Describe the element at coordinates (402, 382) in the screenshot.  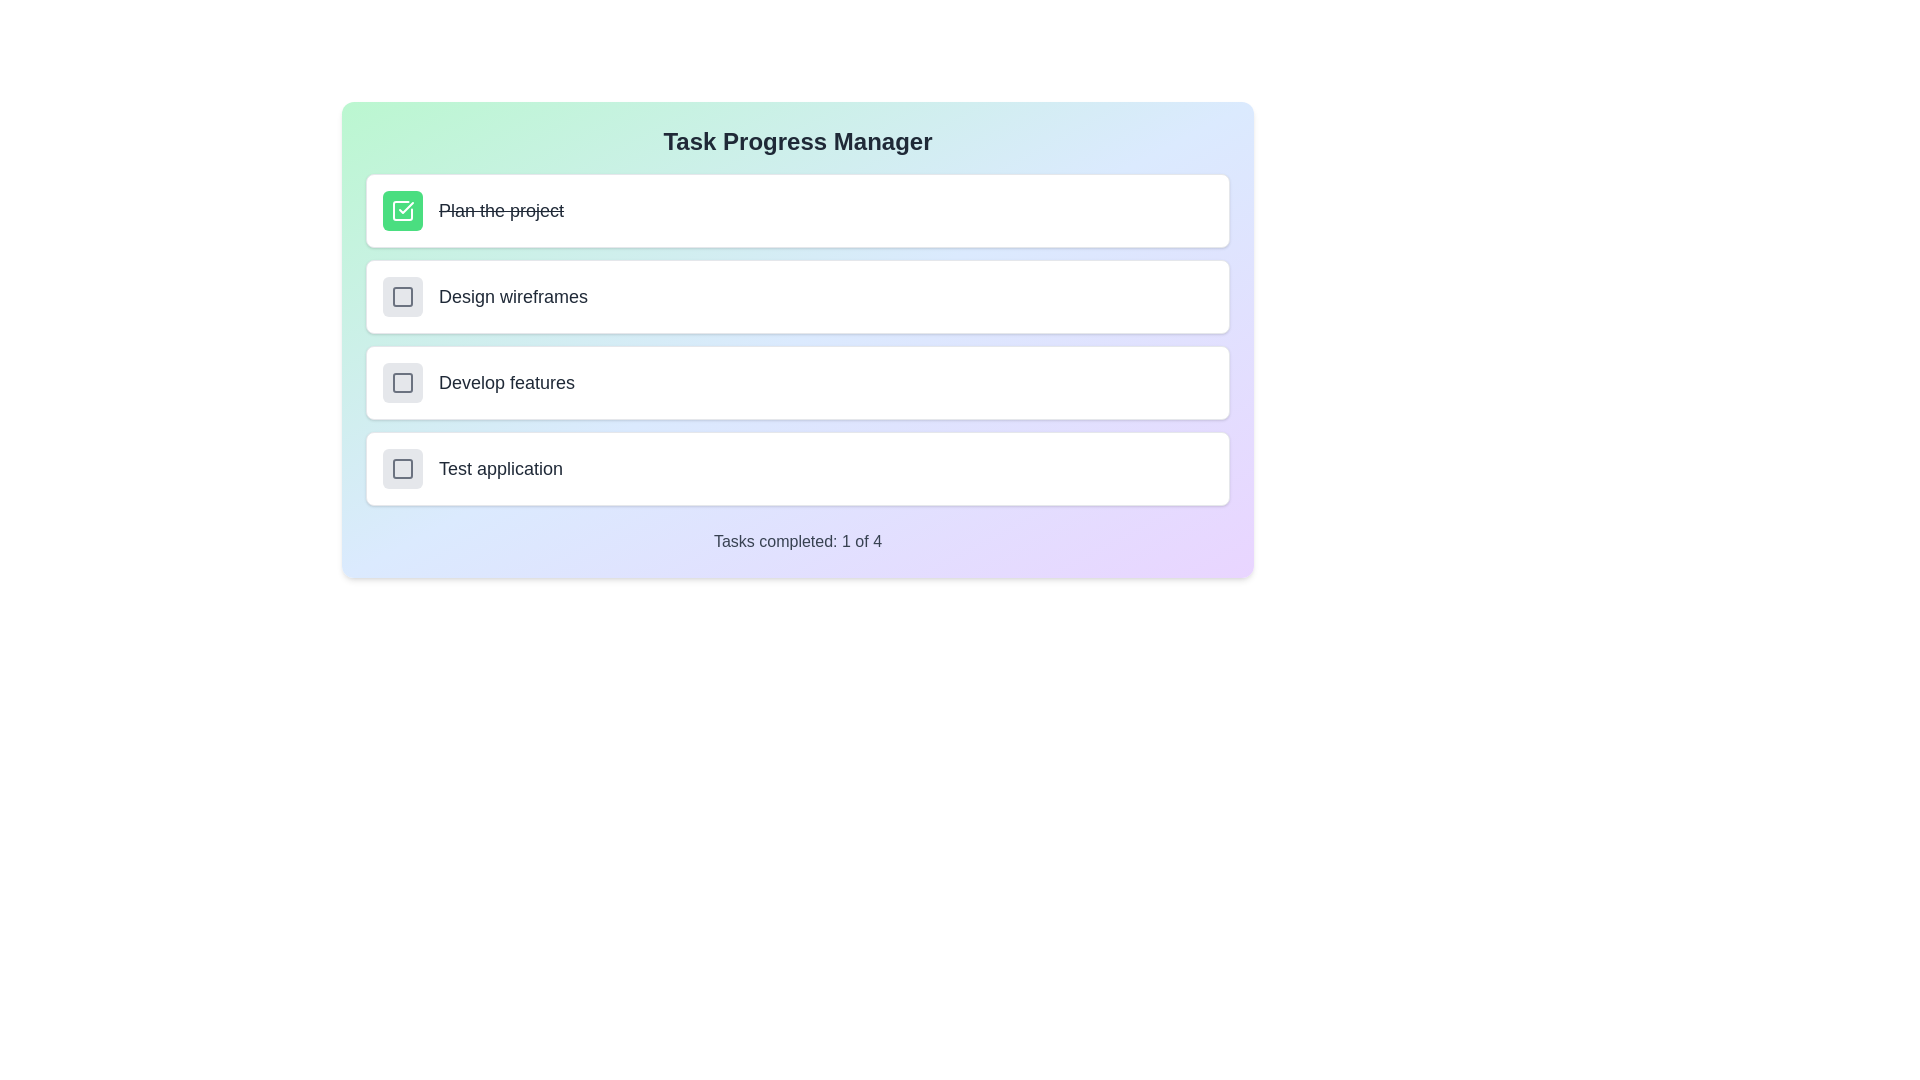
I see `the inner SVG element of the checkbox for the 'Develop features' task` at that location.